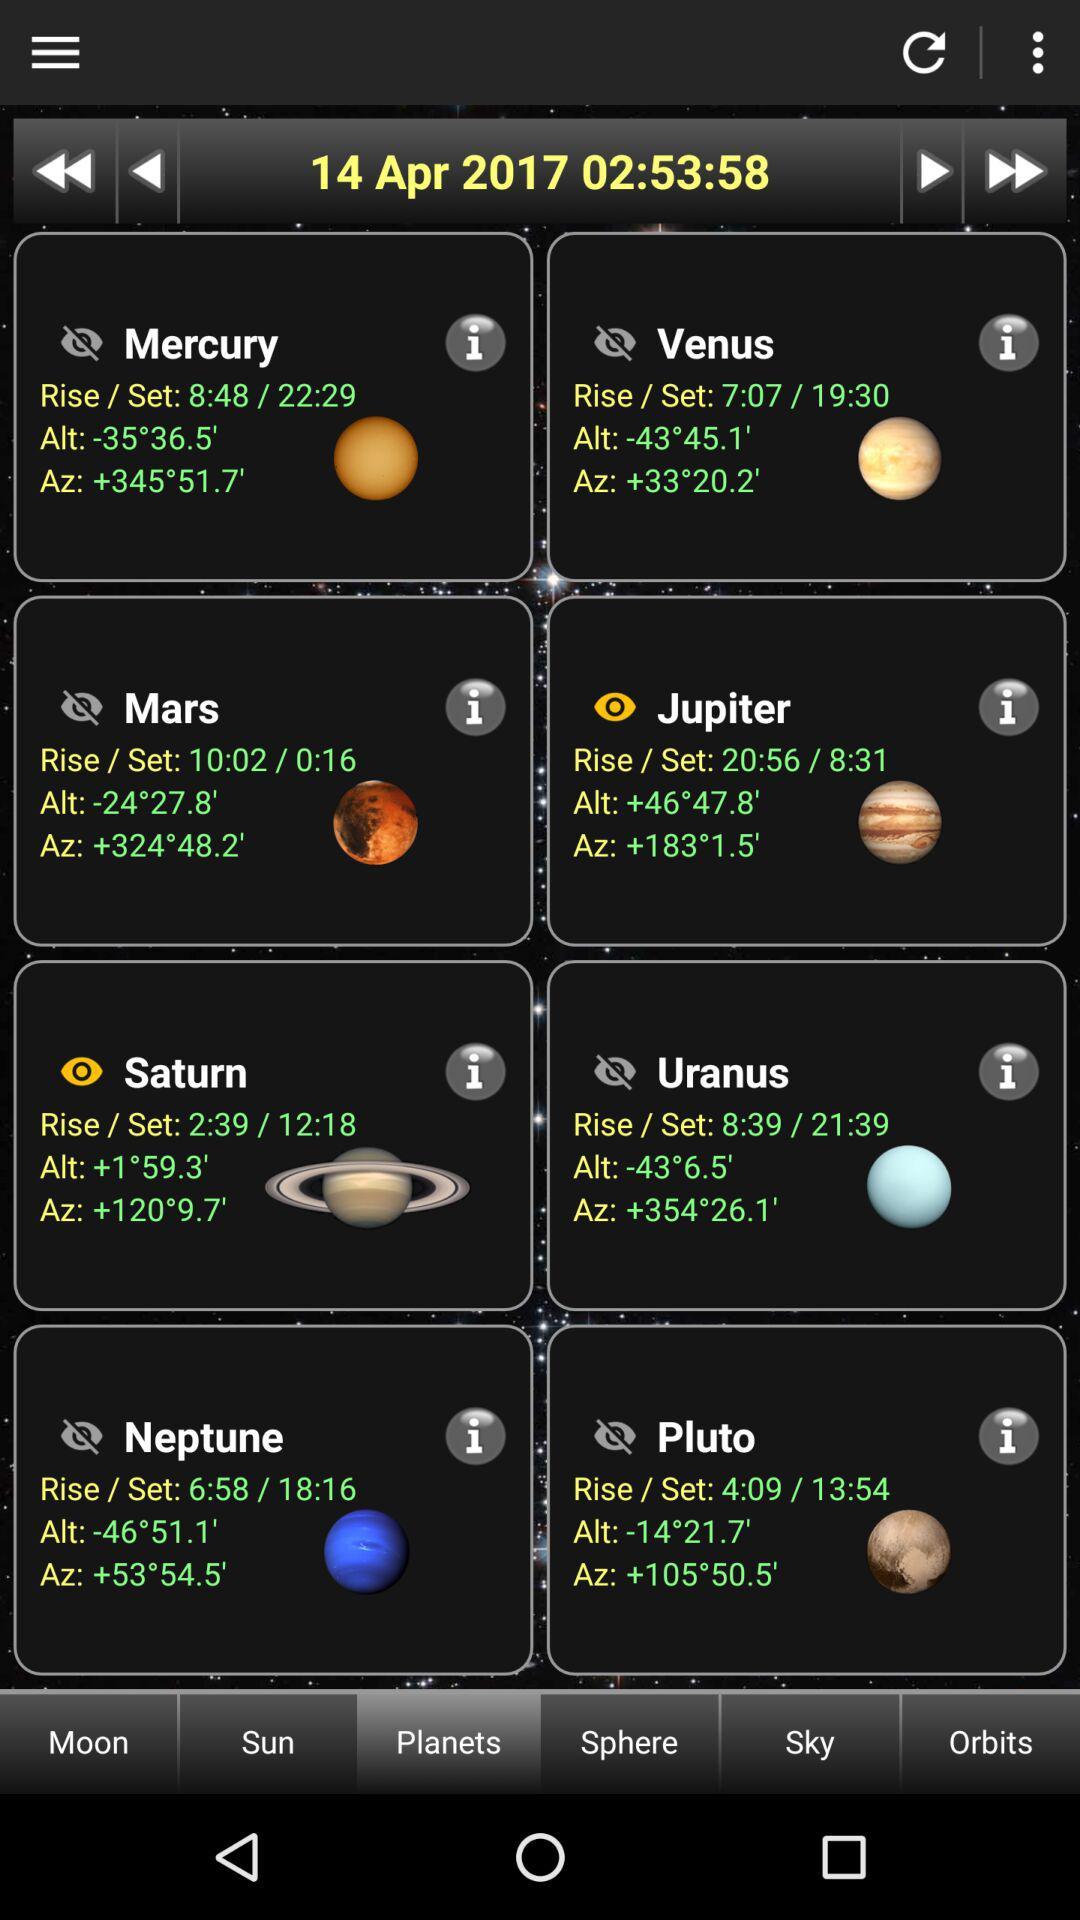 The width and height of the screenshot is (1080, 1920). What do you see at coordinates (1008, 706) in the screenshot?
I see `the info icon` at bounding box center [1008, 706].